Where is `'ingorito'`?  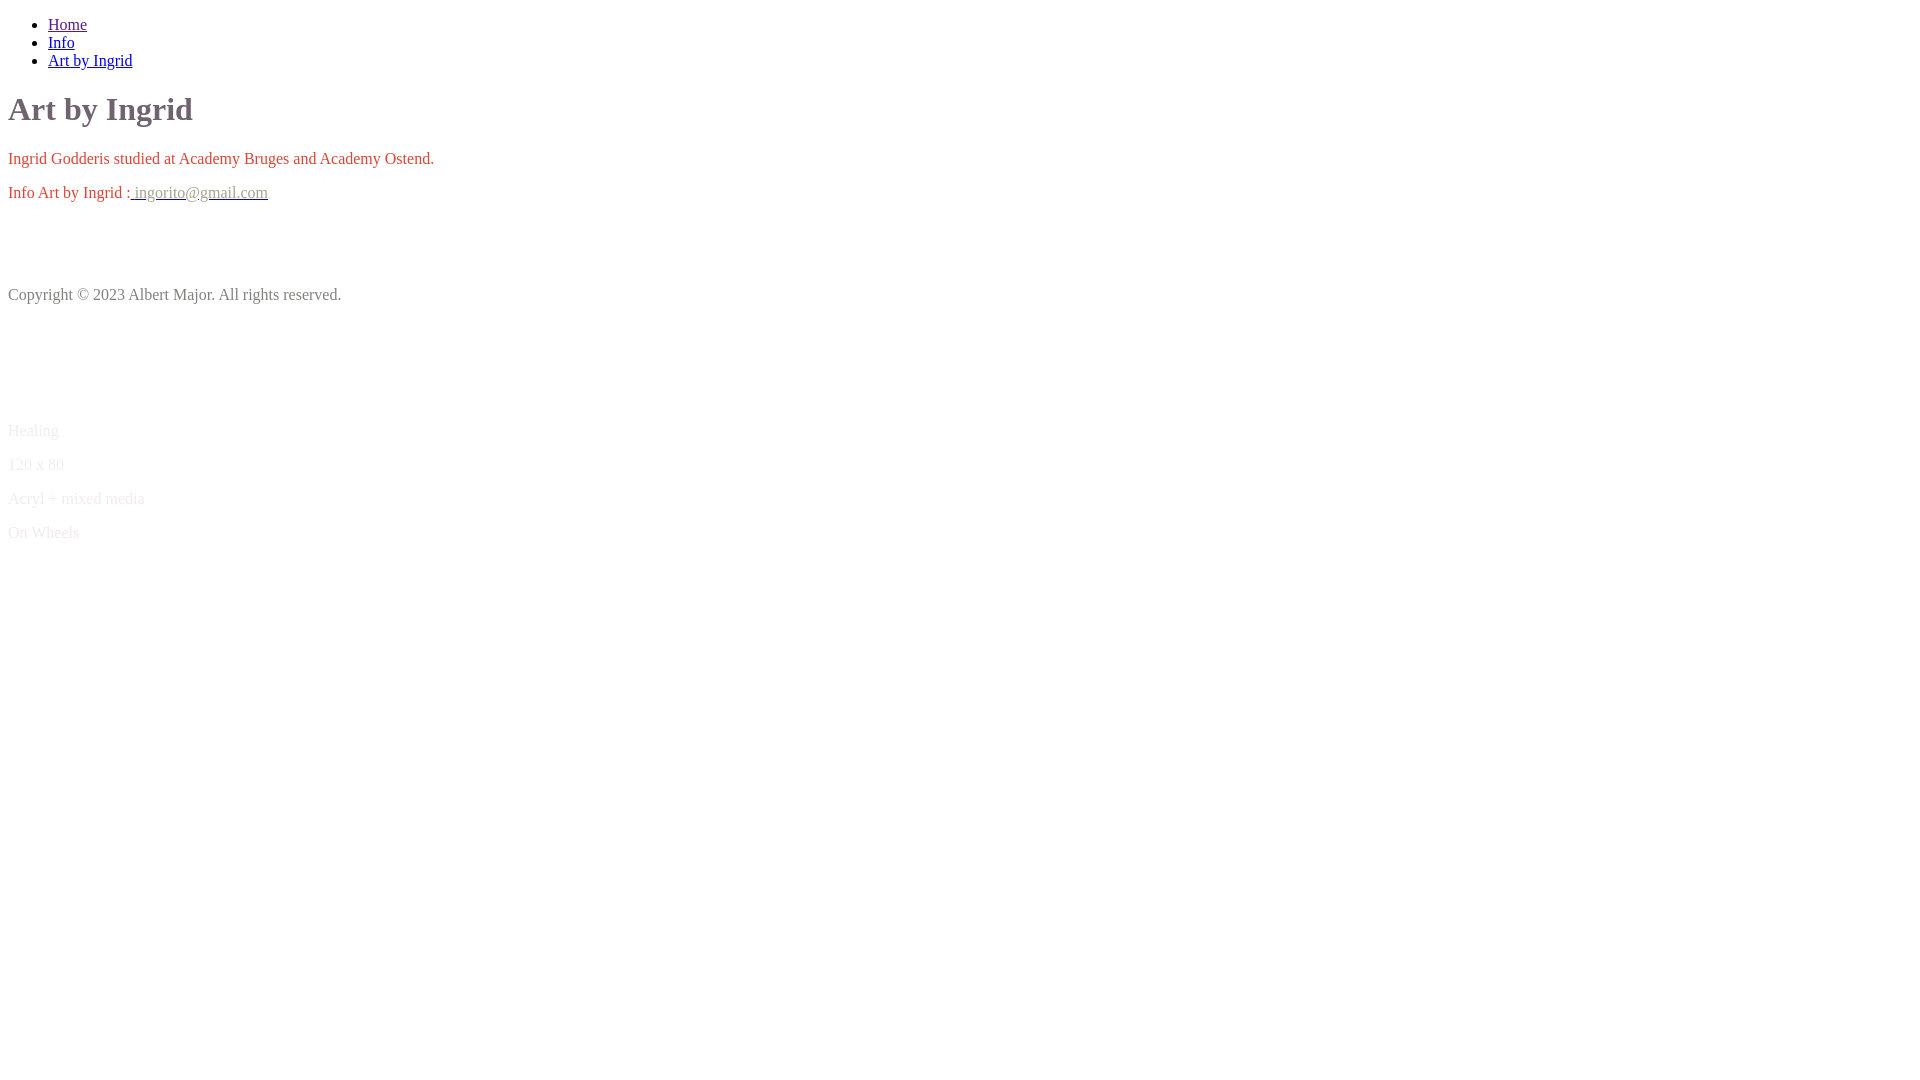 'ingorito' is located at coordinates (132, 192).